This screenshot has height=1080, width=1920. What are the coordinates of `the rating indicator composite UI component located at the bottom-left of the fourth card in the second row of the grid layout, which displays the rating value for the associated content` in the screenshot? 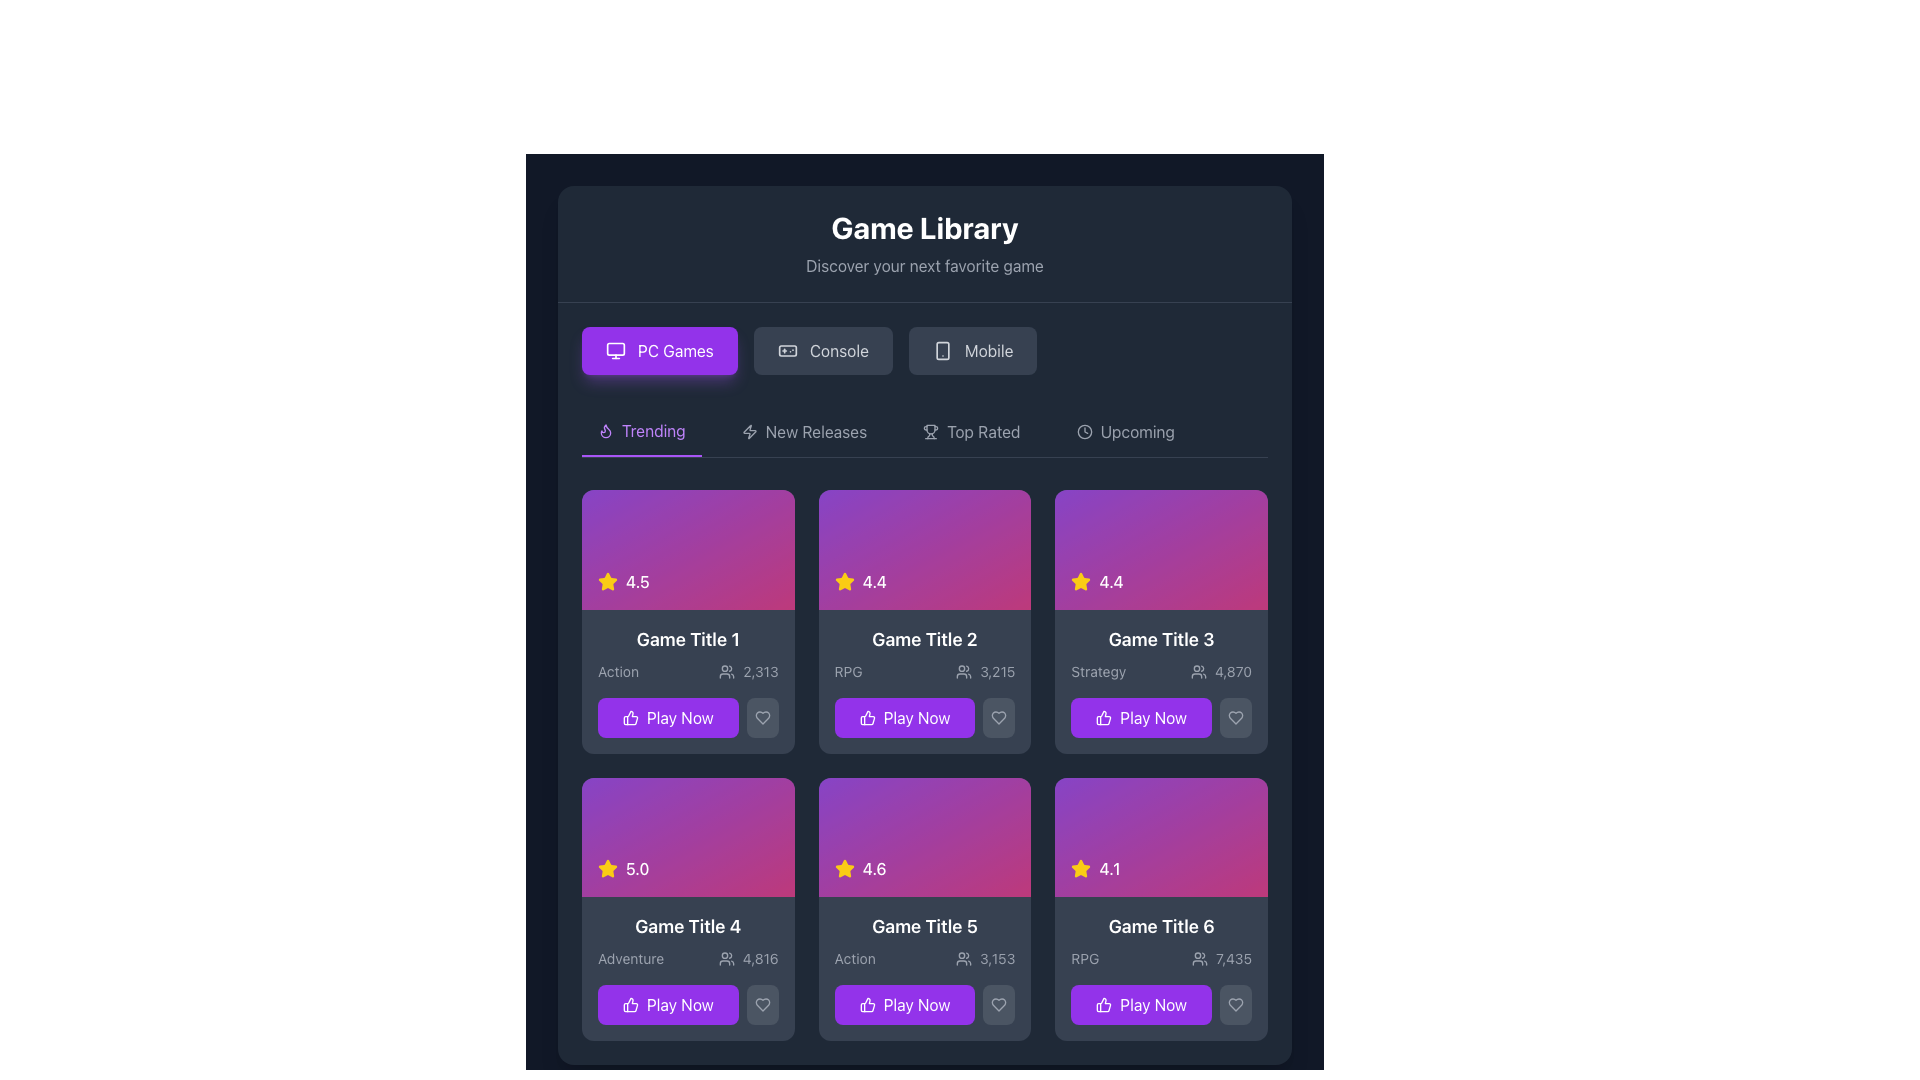 It's located at (622, 868).